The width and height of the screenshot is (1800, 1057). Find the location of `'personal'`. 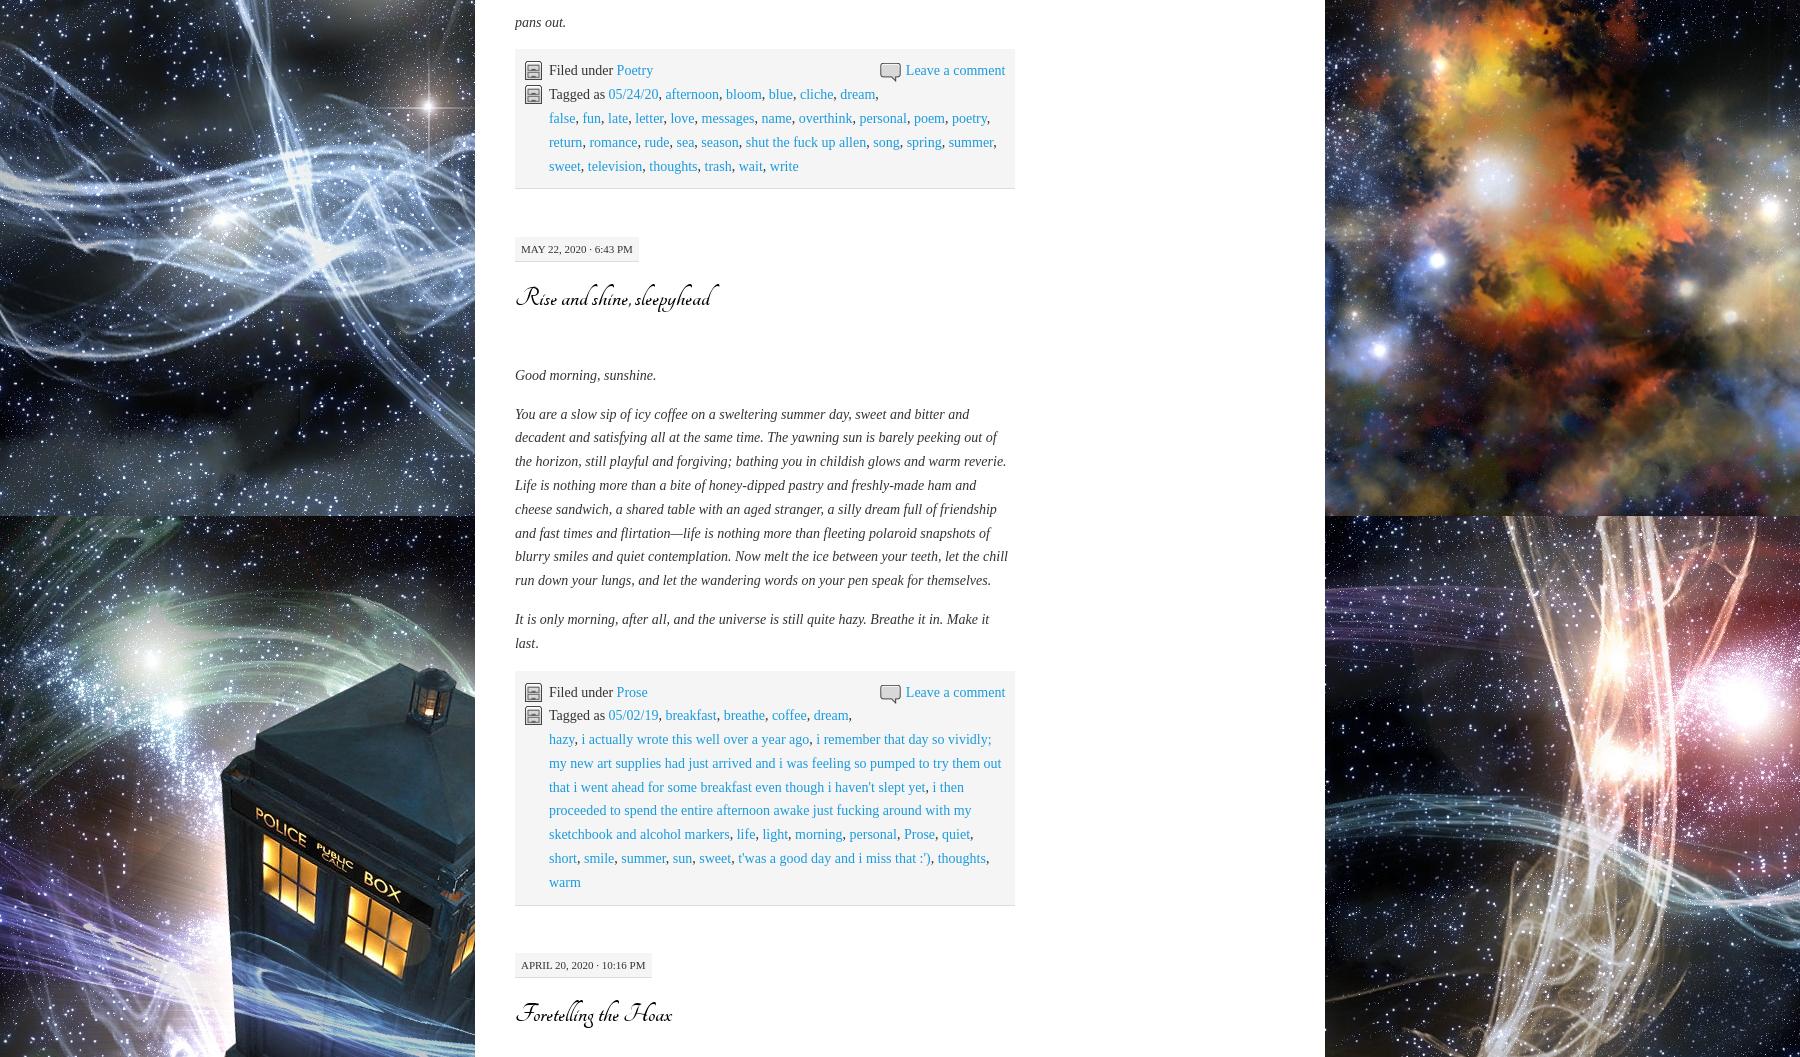

'personal' is located at coordinates (858, 928).